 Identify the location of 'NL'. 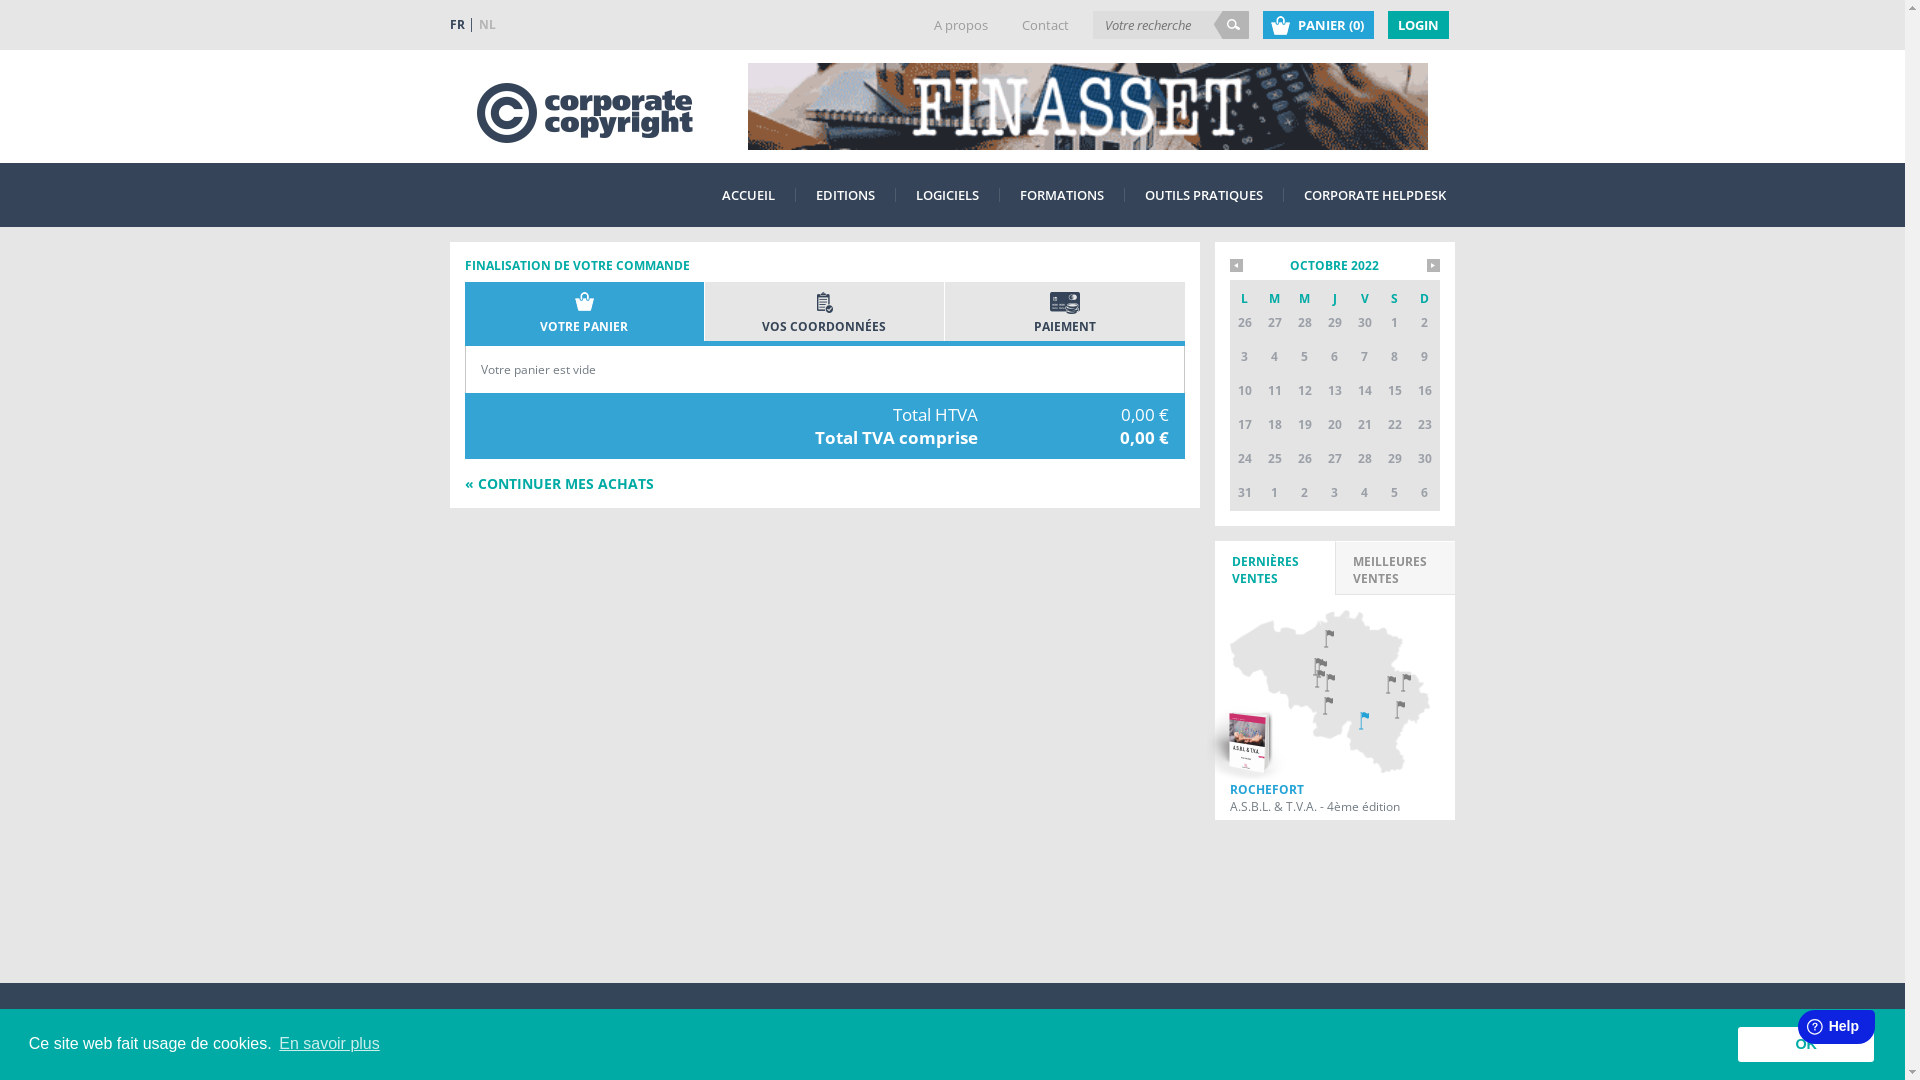
(487, 24).